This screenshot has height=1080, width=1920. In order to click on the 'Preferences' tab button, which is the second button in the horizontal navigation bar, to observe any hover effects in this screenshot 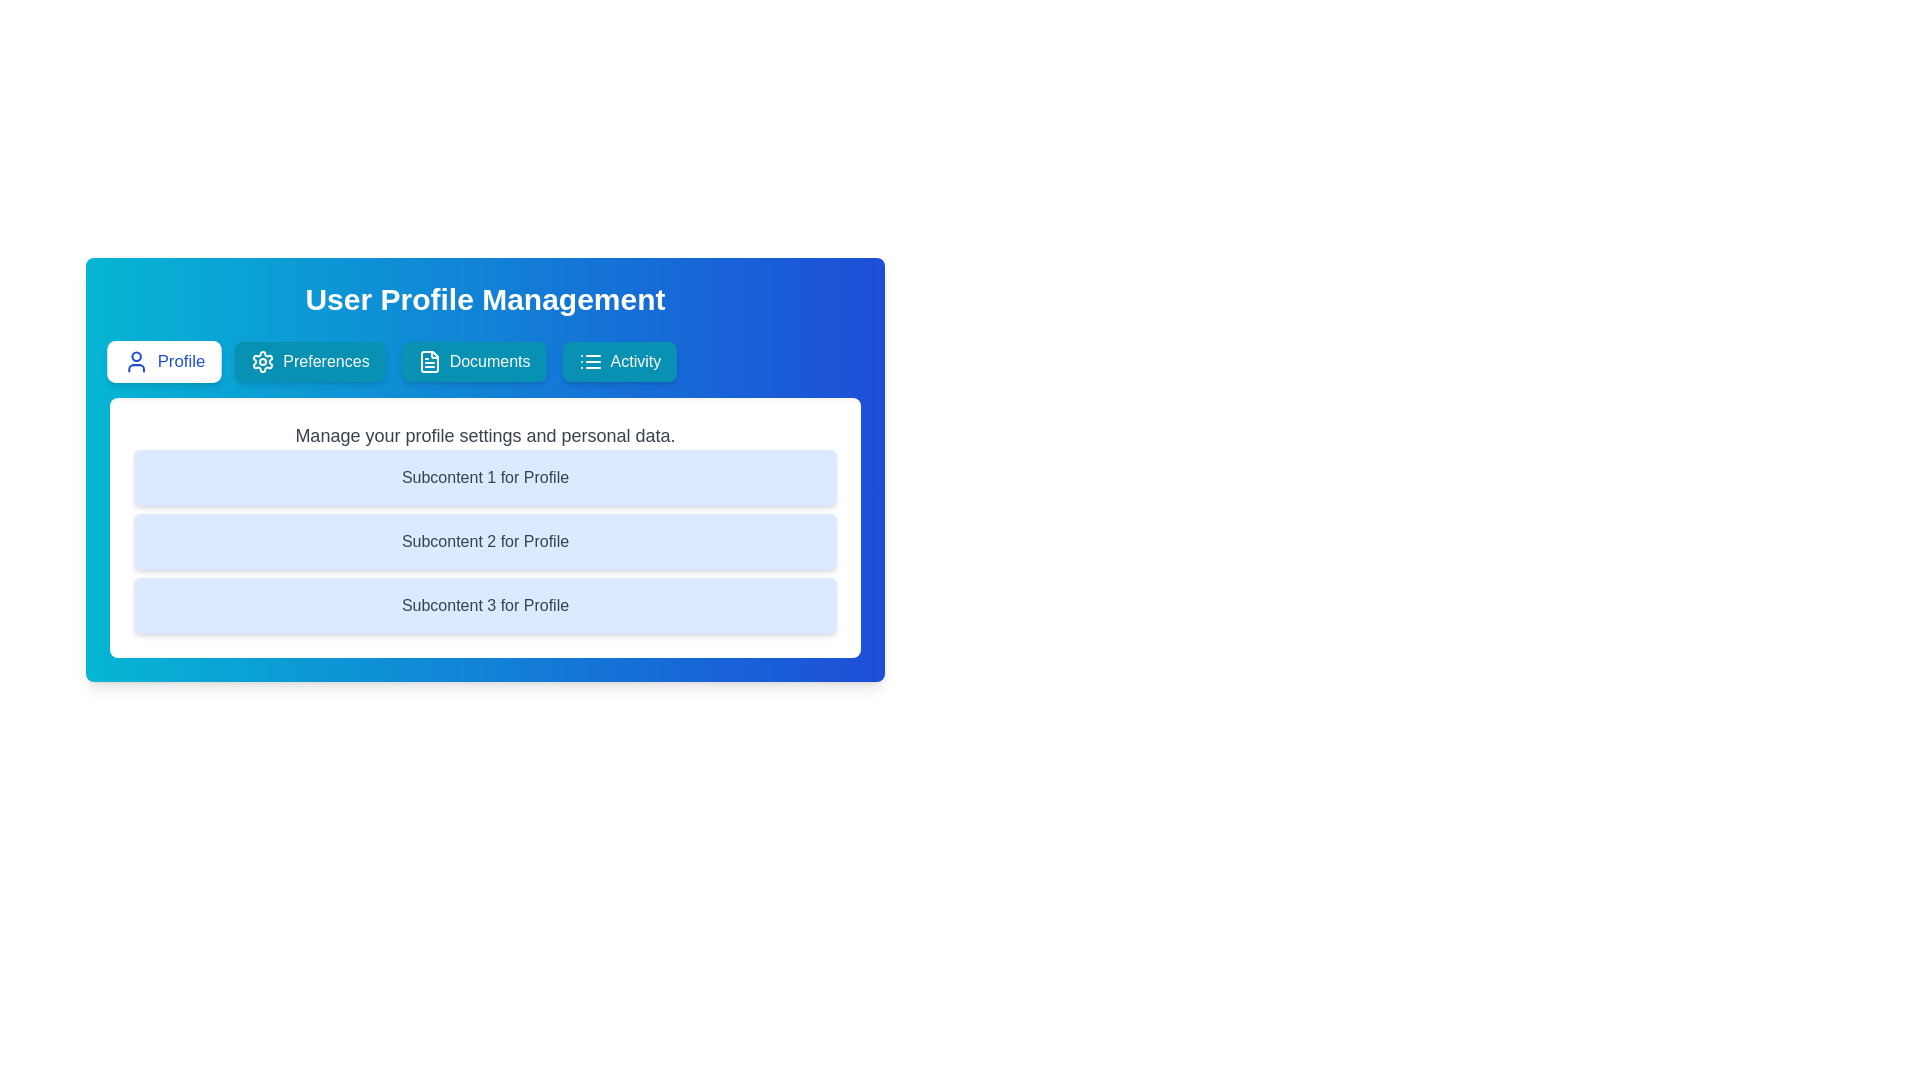, I will do `click(309, 362)`.